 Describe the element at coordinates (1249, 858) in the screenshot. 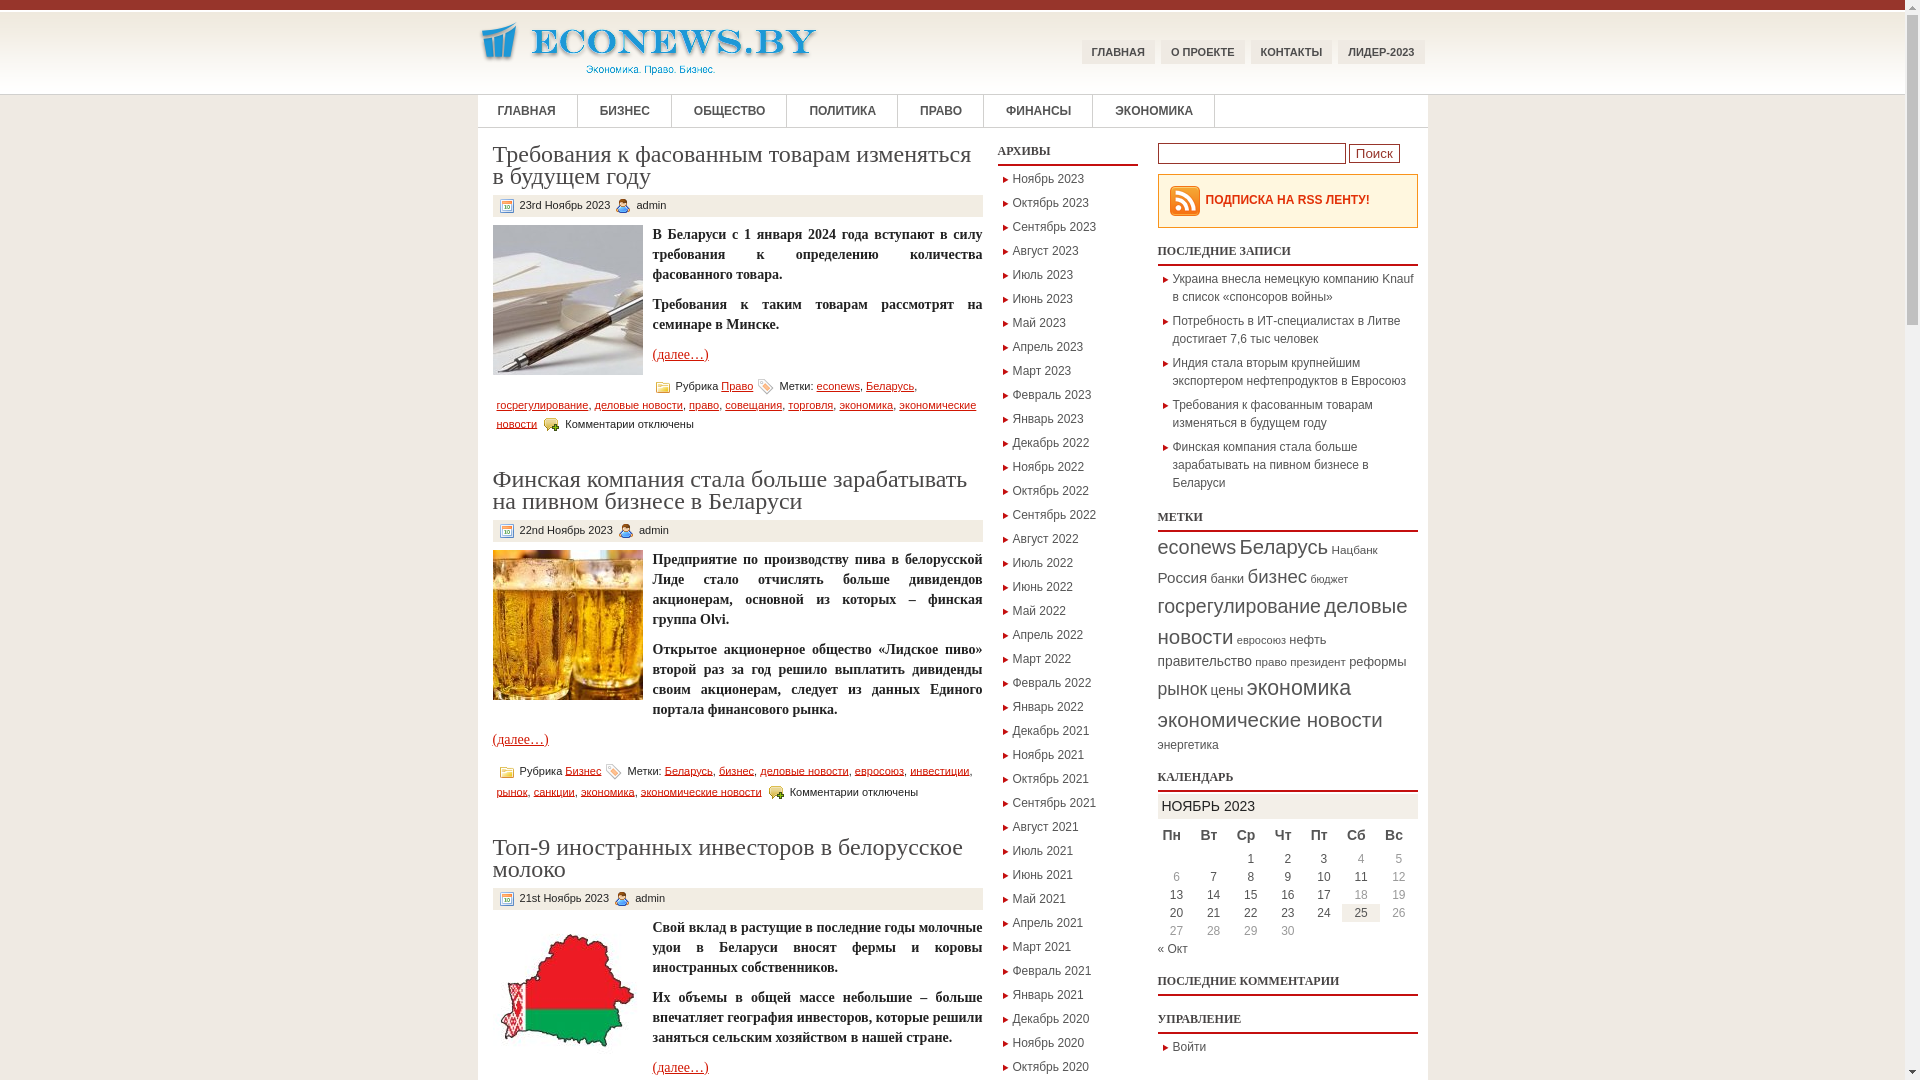

I see `'1'` at that location.